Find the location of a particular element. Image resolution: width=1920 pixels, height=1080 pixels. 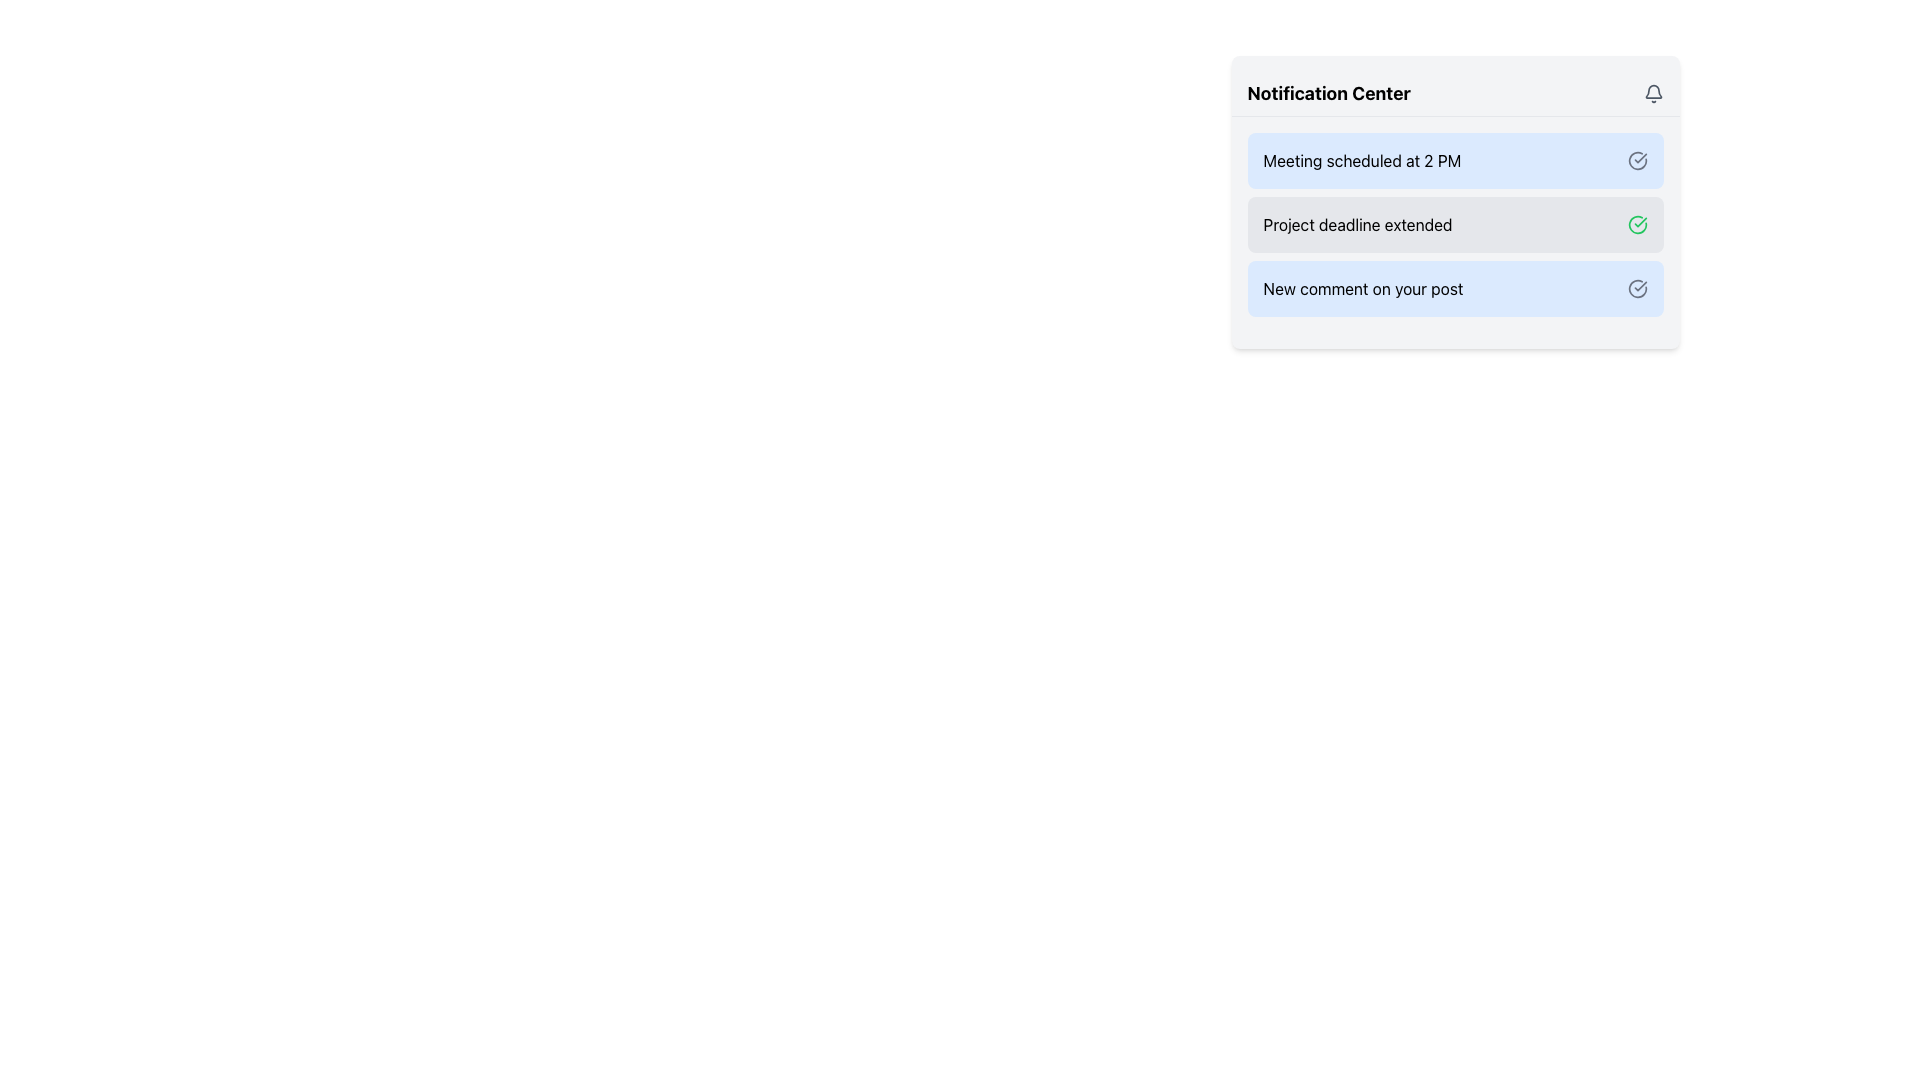

the notification regarding the project deadline extension located in the second position of the Notification Center is located at coordinates (1455, 224).